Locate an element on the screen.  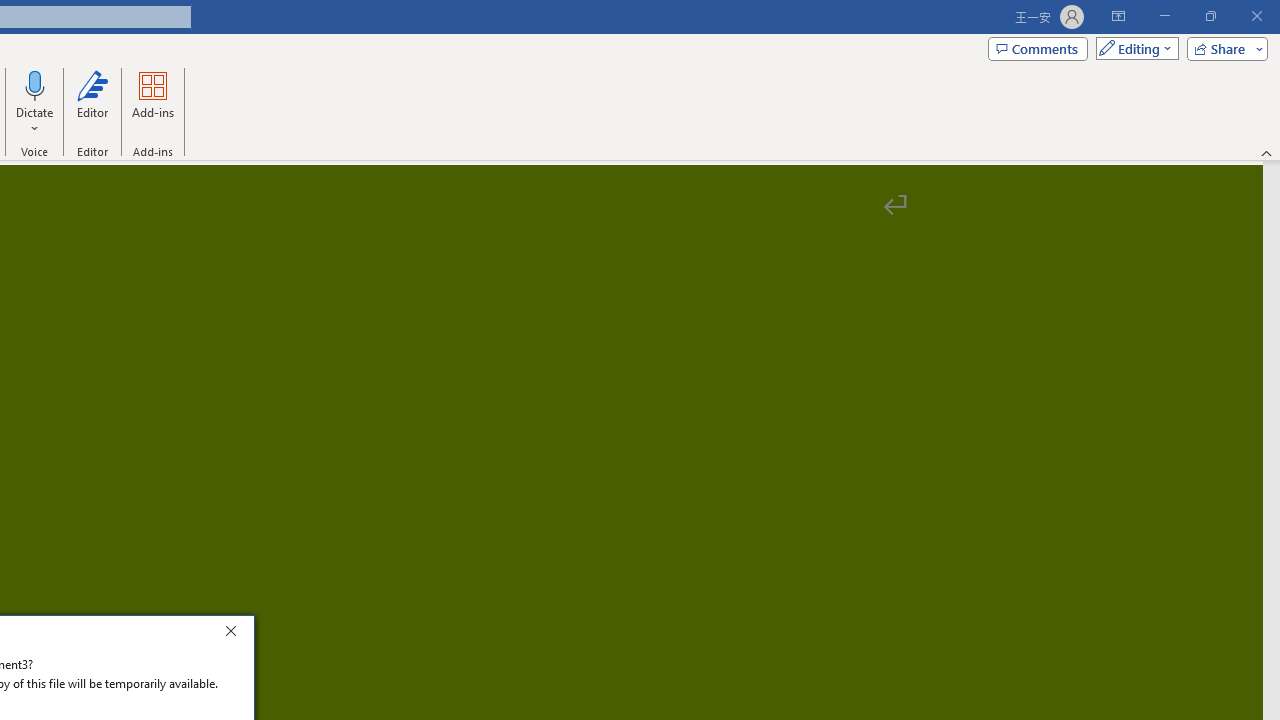
'Dictate' is located at coordinates (35, 84).